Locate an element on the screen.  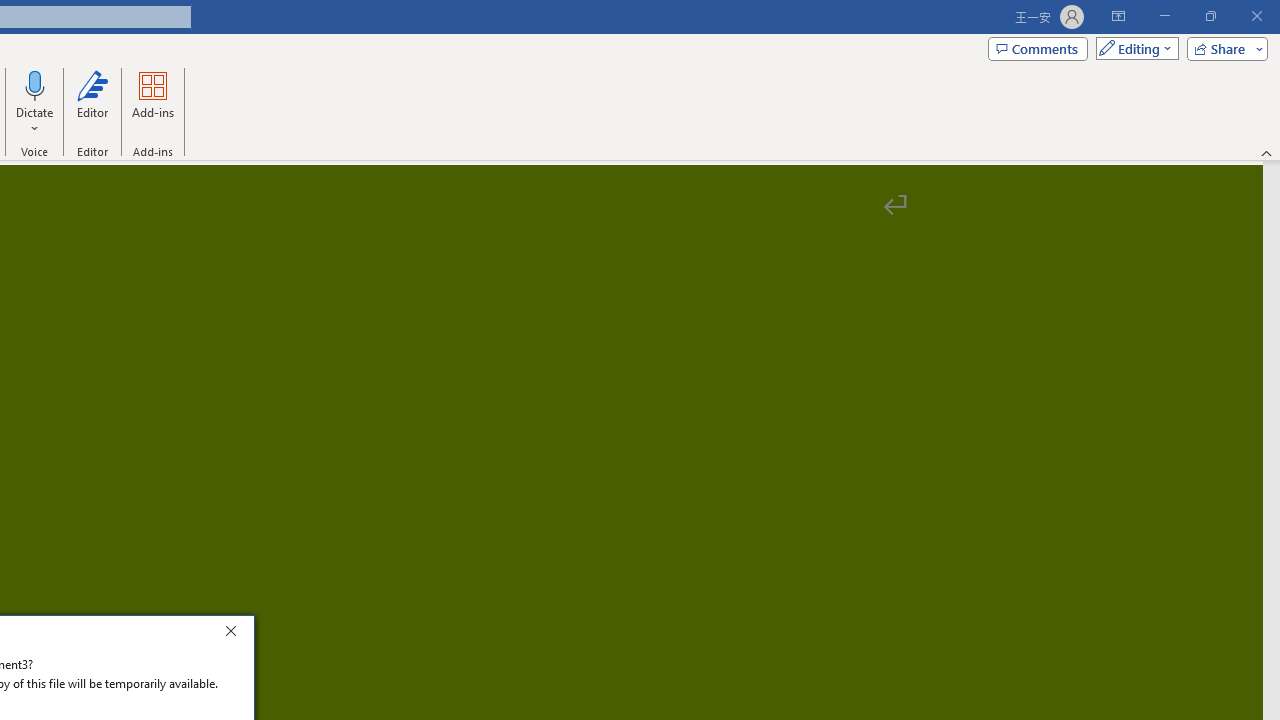
'Dictate' is located at coordinates (35, 84).